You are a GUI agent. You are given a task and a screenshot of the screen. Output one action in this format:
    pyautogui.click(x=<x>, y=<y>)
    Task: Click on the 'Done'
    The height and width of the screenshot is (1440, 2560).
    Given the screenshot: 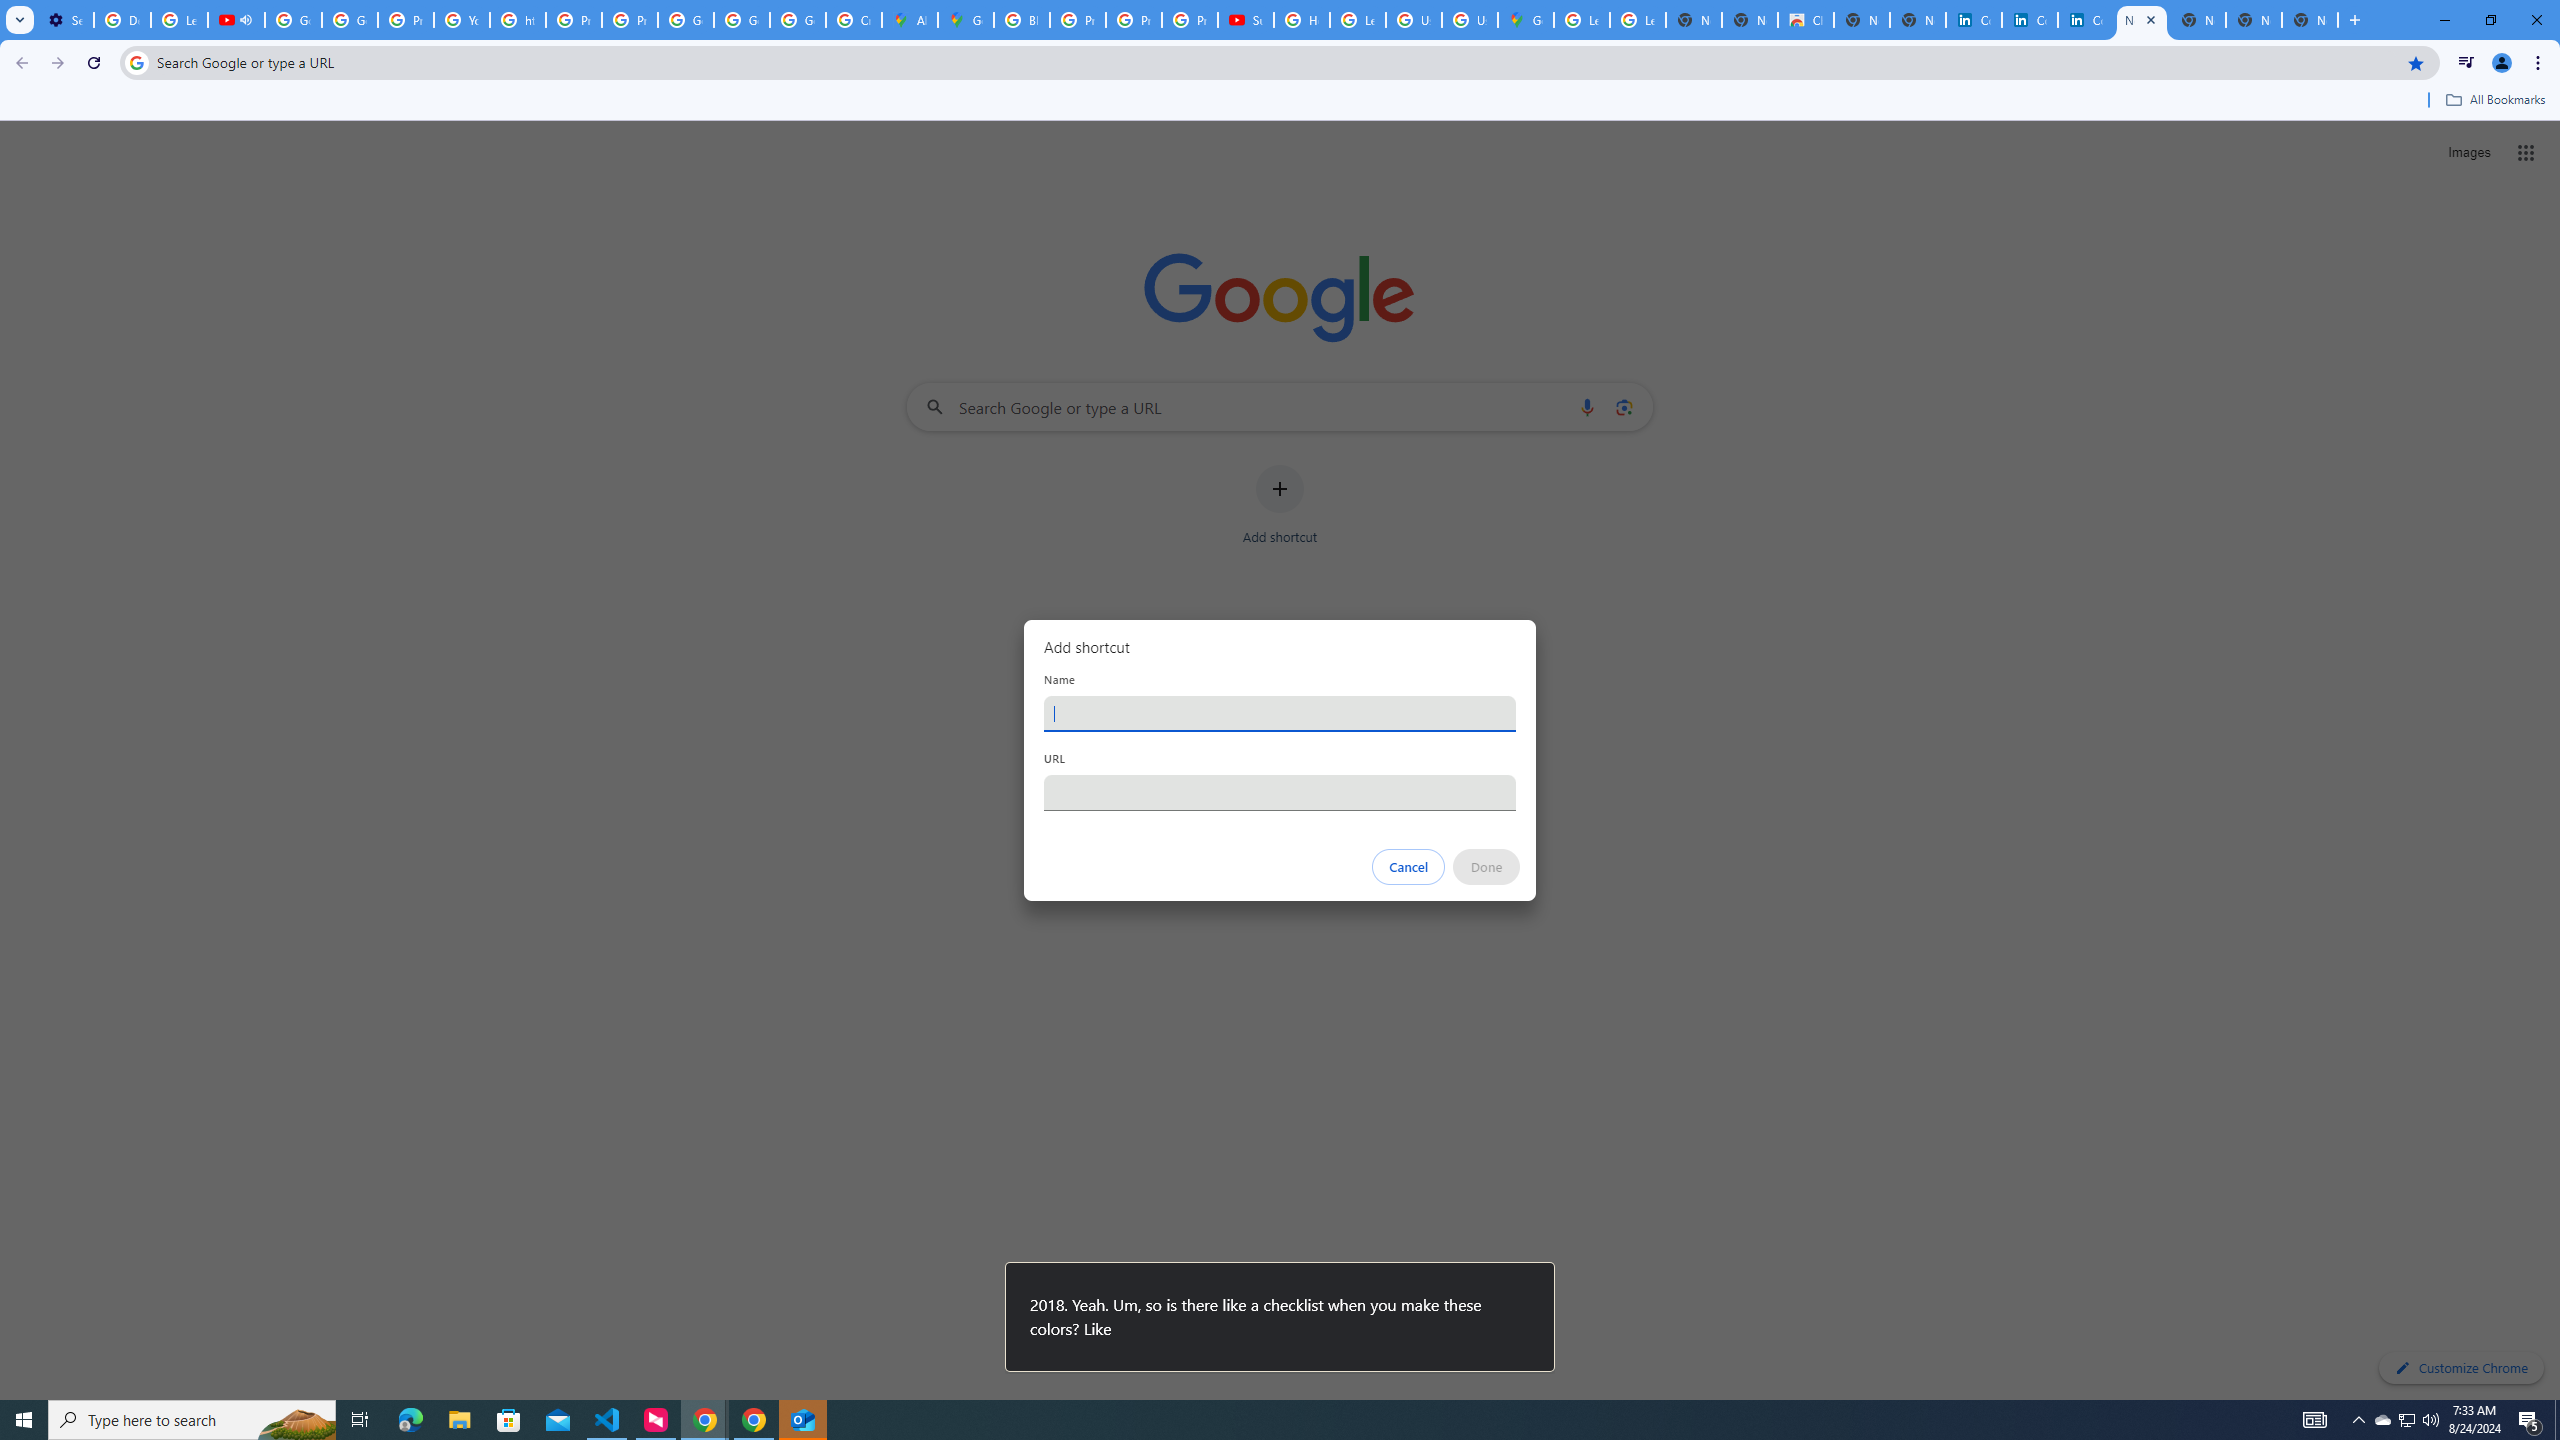 What is the action you would take?
    pyautogui.click(x=1487, y=866)
    